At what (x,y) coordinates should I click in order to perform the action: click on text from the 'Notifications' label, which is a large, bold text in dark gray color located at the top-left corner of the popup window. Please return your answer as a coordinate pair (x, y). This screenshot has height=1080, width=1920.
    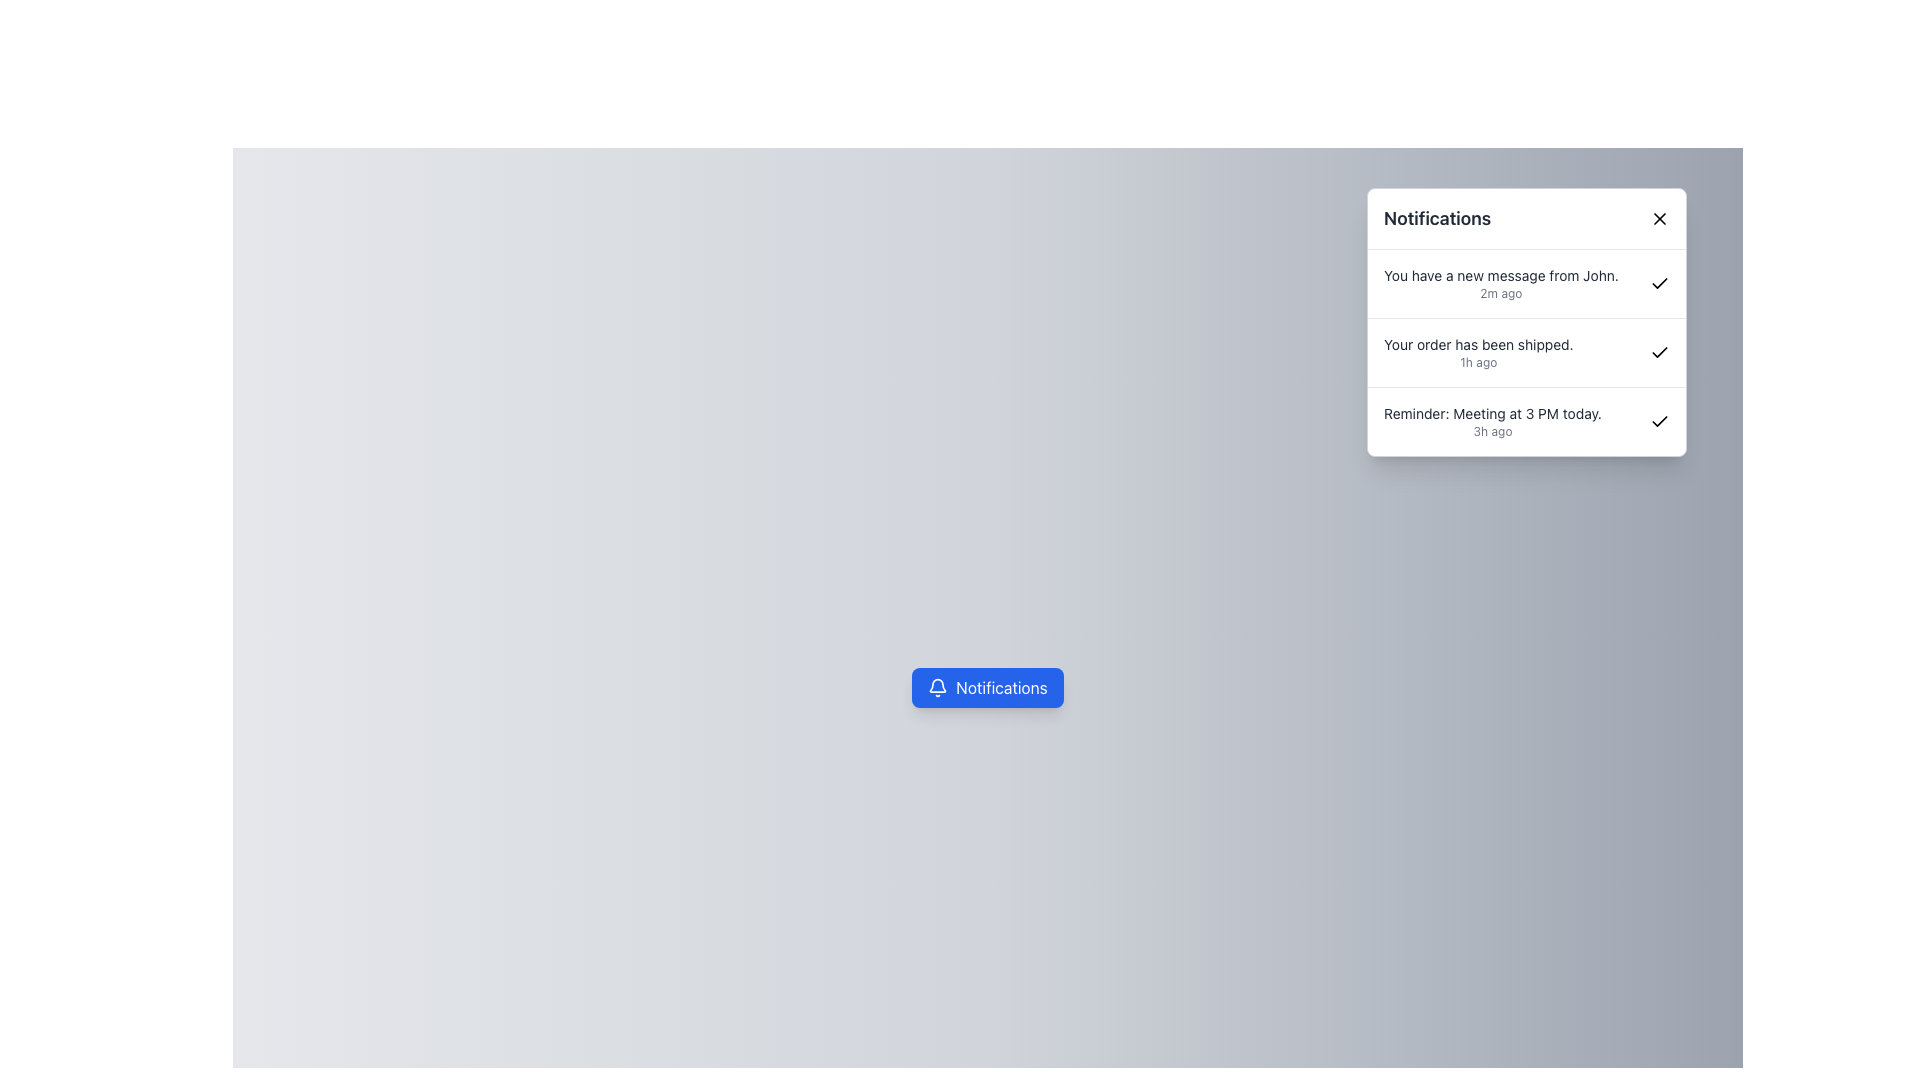
    Looking at the image, I should click on (1436, 219).